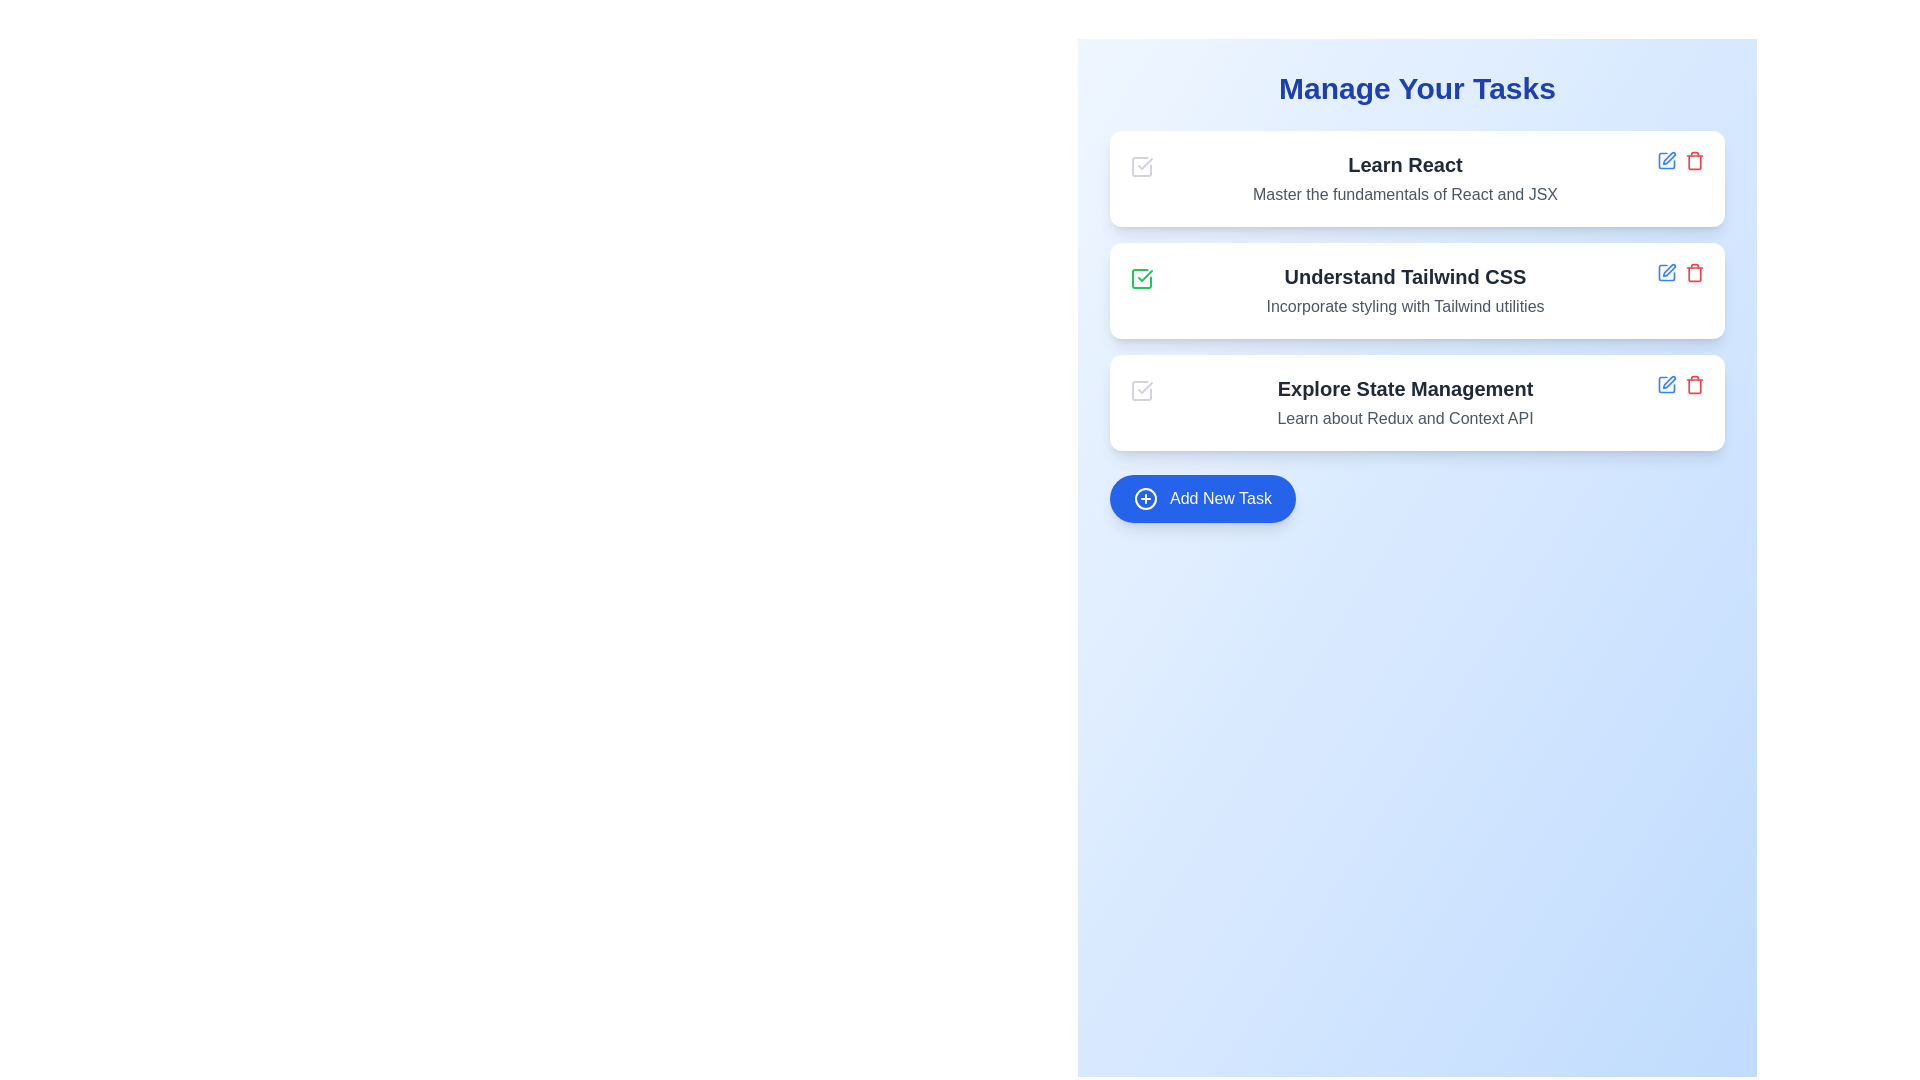 The image size is (1920, 1080). I want to click on the status indicator icon located in the third task entry under 'Manage Your Tasks', positioned to the left of the task's title, so click(1142, 390).